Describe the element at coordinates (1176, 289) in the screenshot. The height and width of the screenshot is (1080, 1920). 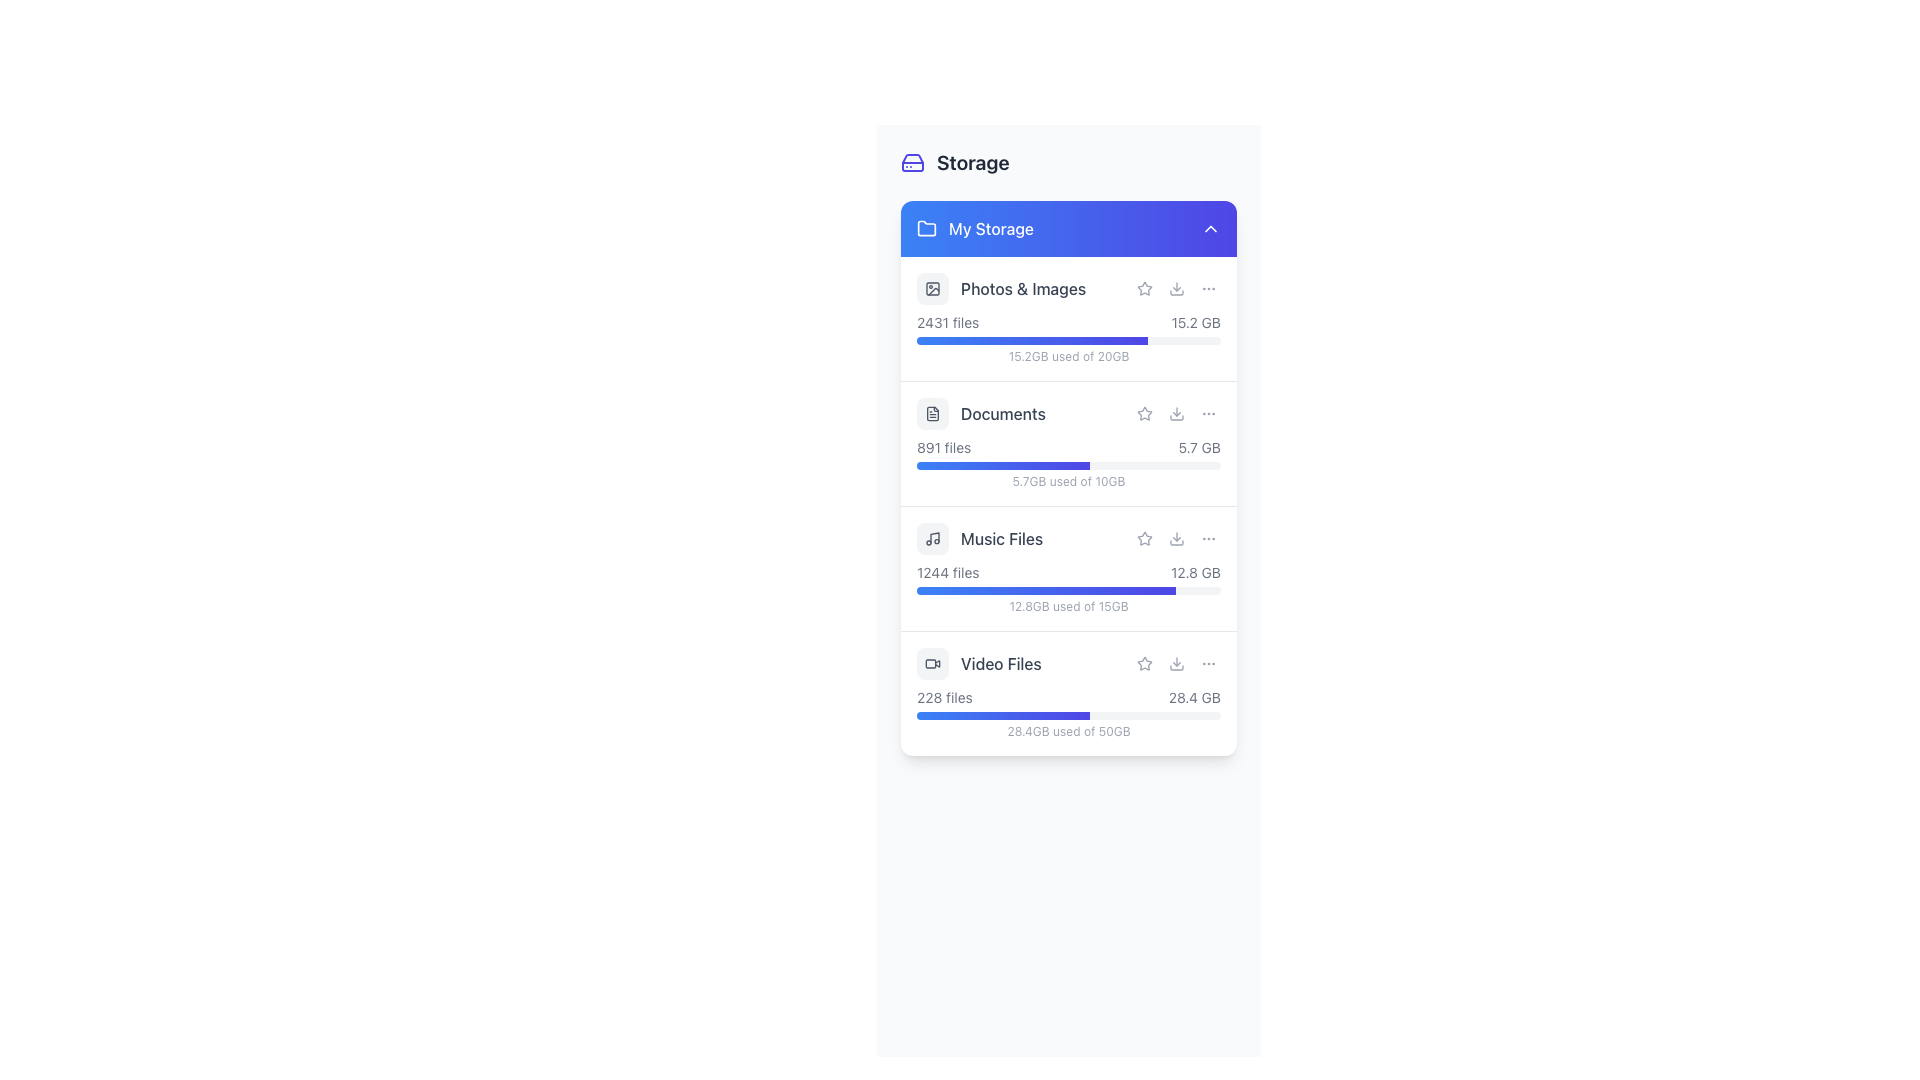
I see `the download button located to the right of the 'Photos & Images' section in the 'My Storage' panel to initiate the file download process` at that location.